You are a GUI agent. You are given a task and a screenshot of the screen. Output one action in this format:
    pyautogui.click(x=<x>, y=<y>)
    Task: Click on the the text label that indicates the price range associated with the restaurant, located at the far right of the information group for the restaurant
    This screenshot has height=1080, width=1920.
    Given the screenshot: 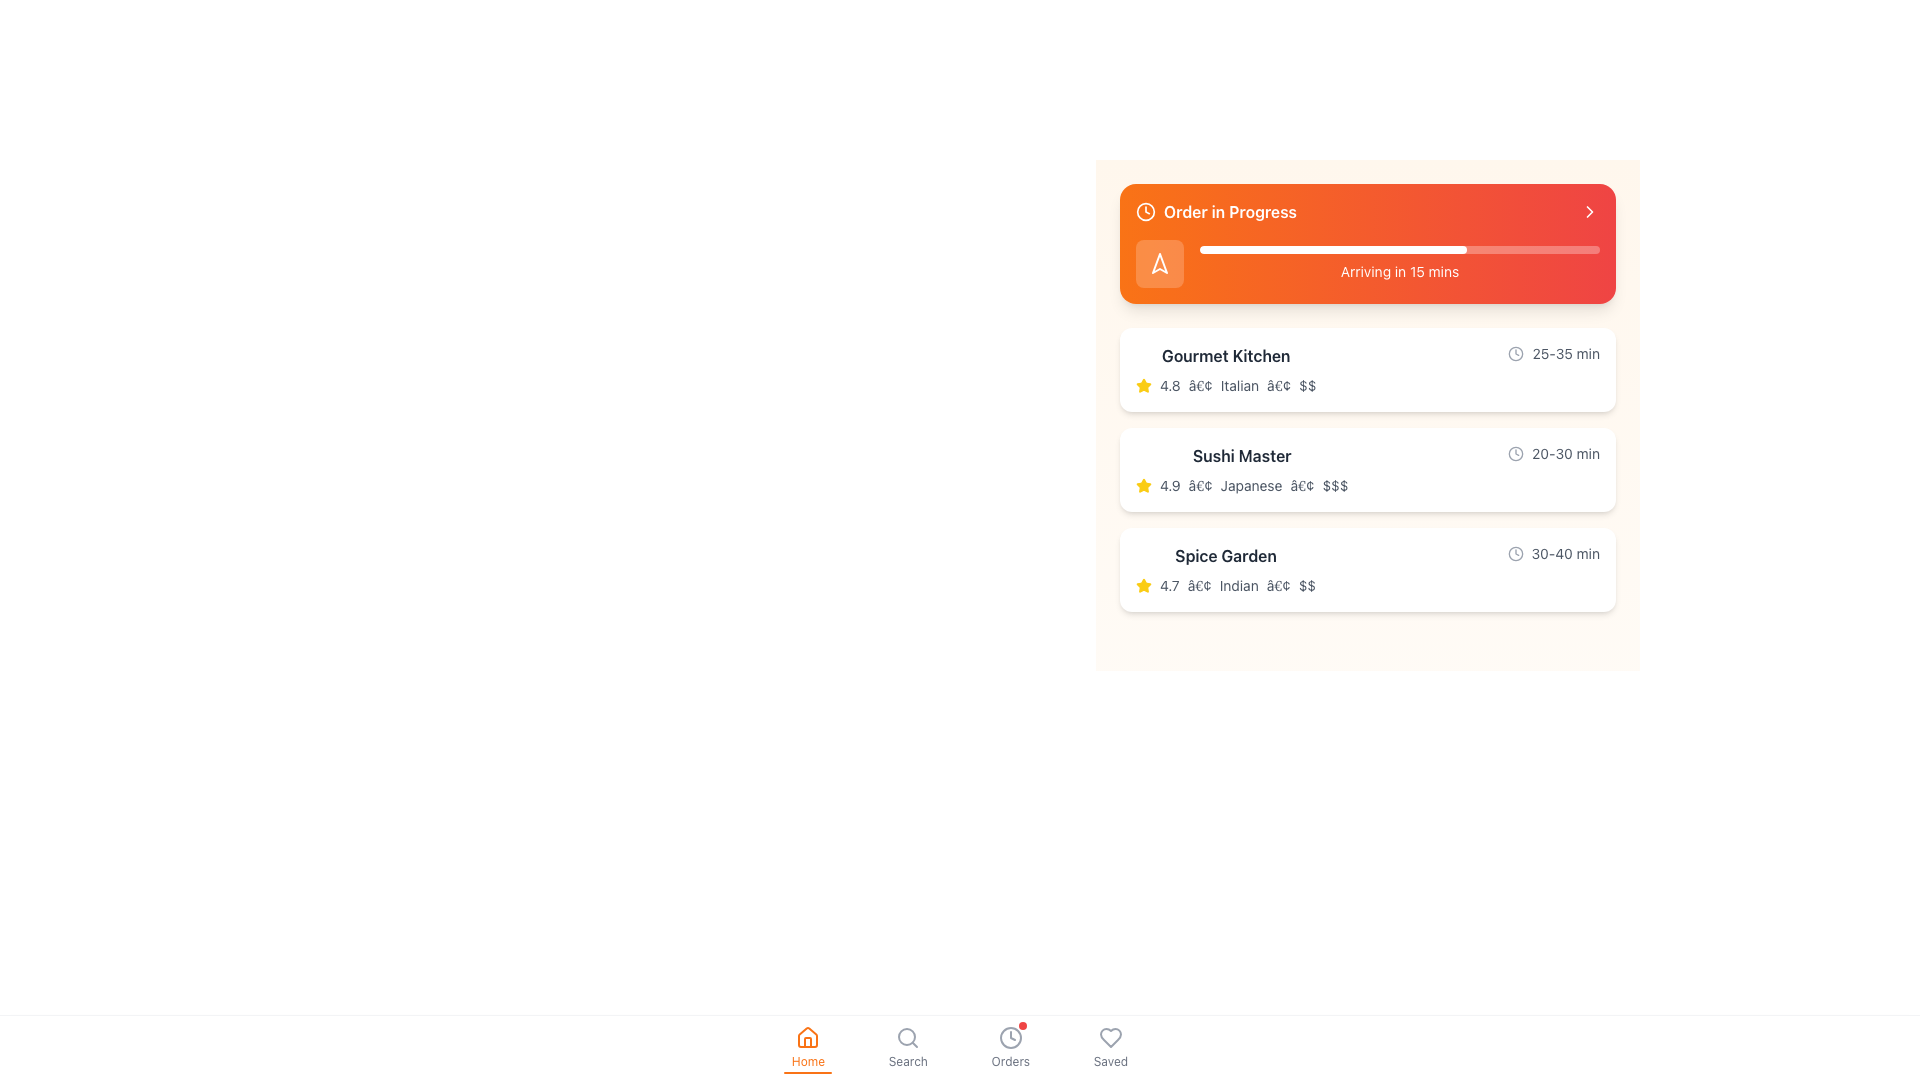 What is the action you would take?
    pyautogui.click(x=1307, y=385)
    